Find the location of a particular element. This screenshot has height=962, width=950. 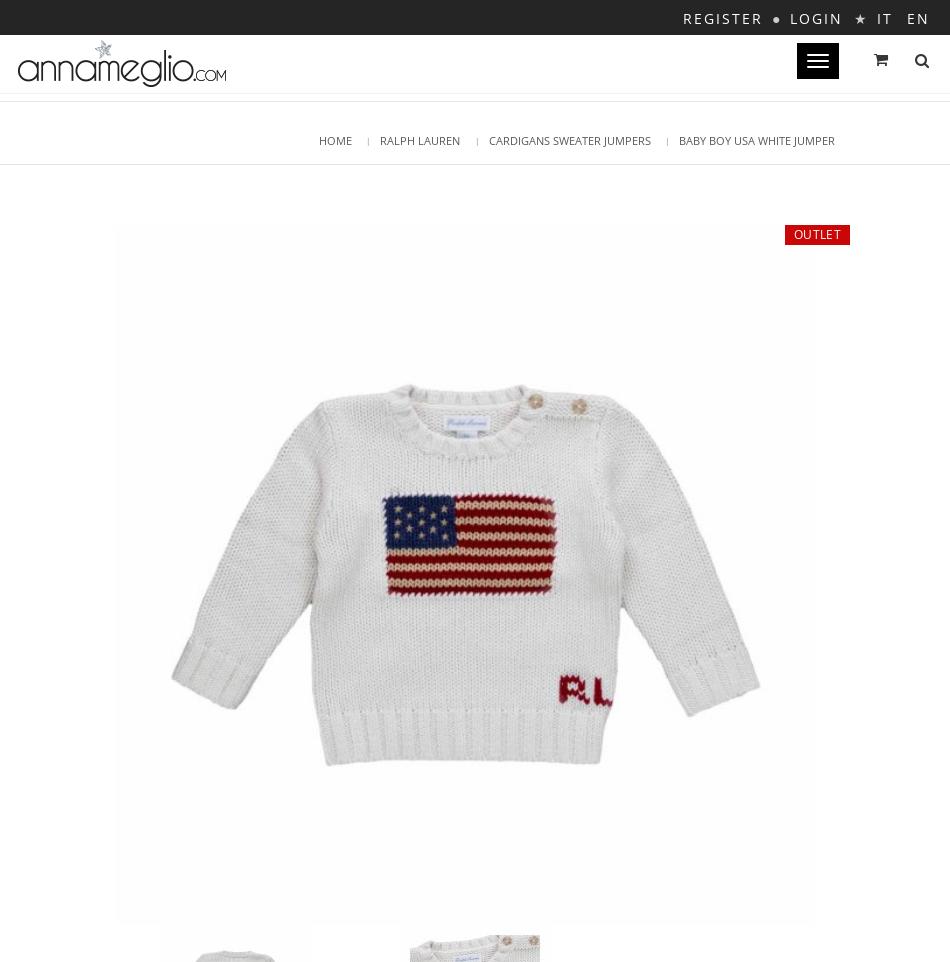

'0,00€' is located at coordinates (850, 231).